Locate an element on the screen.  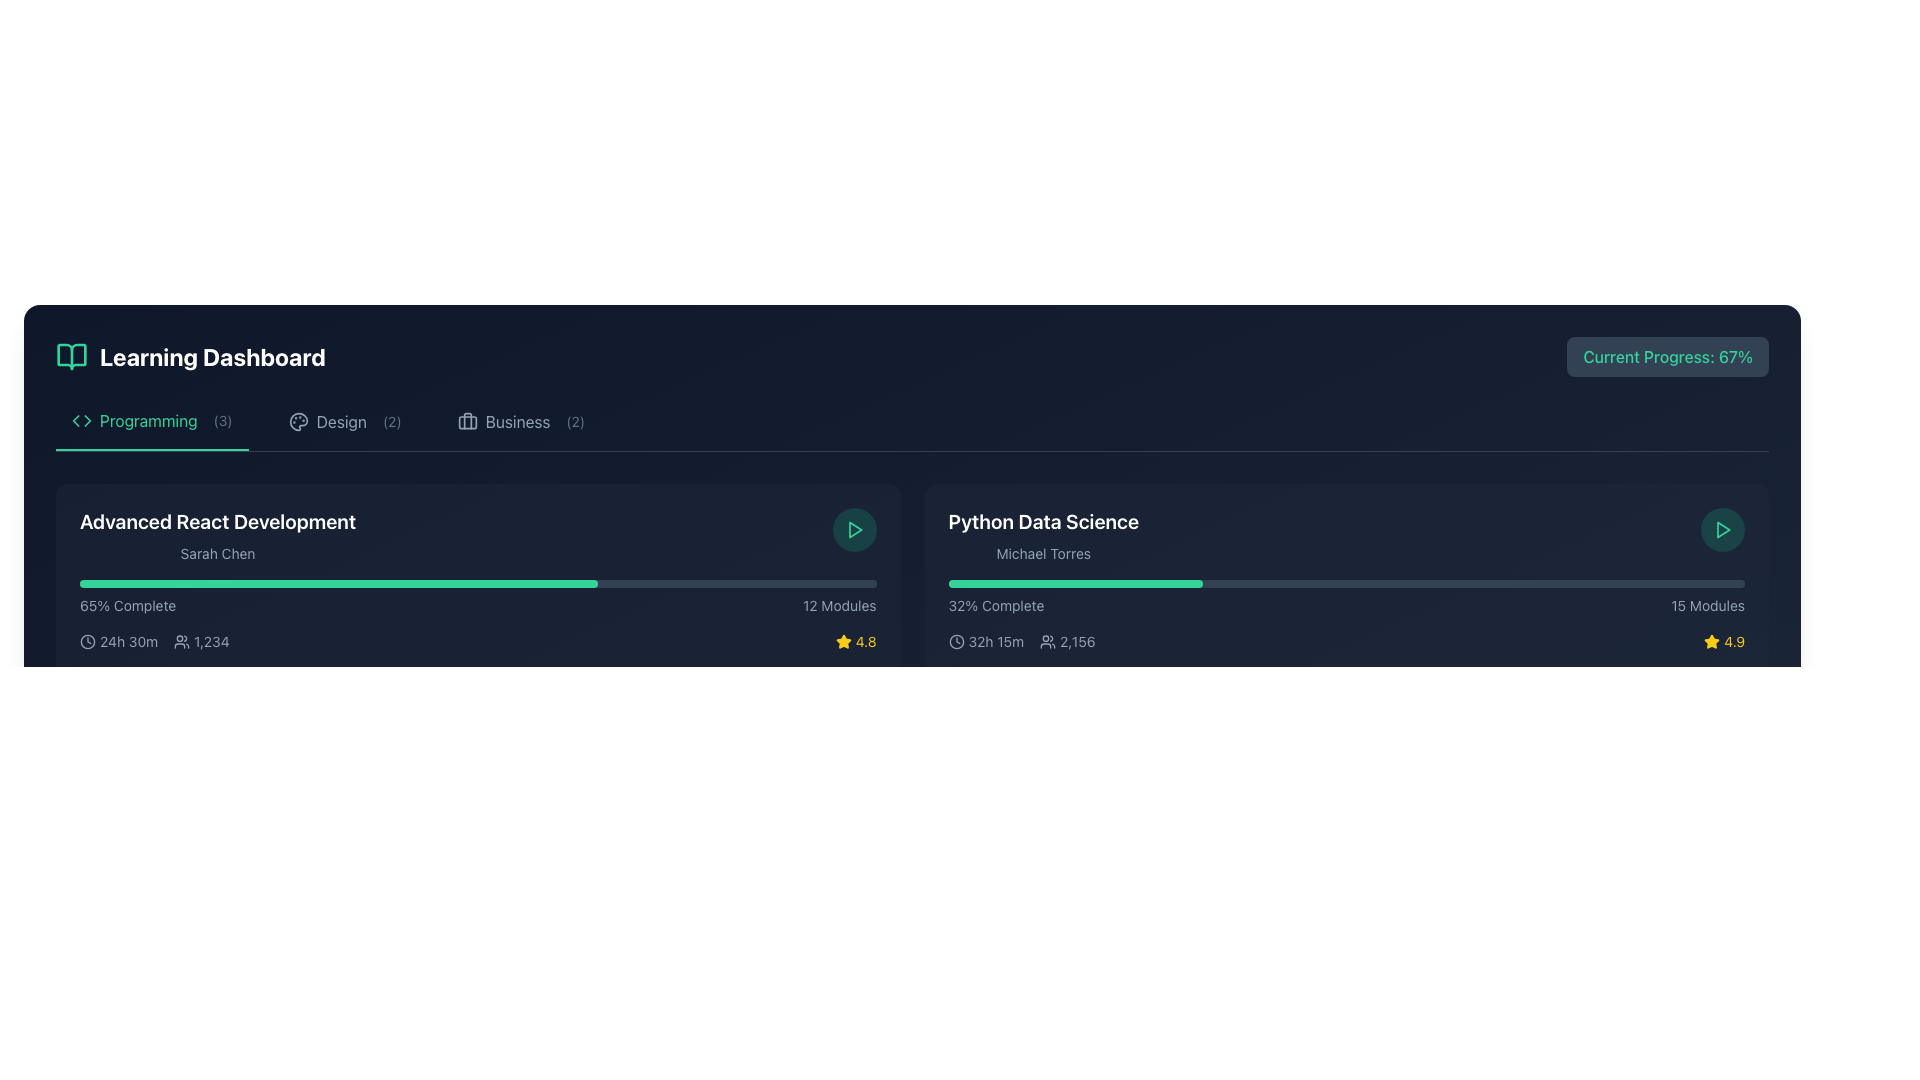
the star icon representing the rating located to the left of the numeric score (4.9) in the bottom-right corner of the Python Data Science module card is located at coordinates (844, 856).